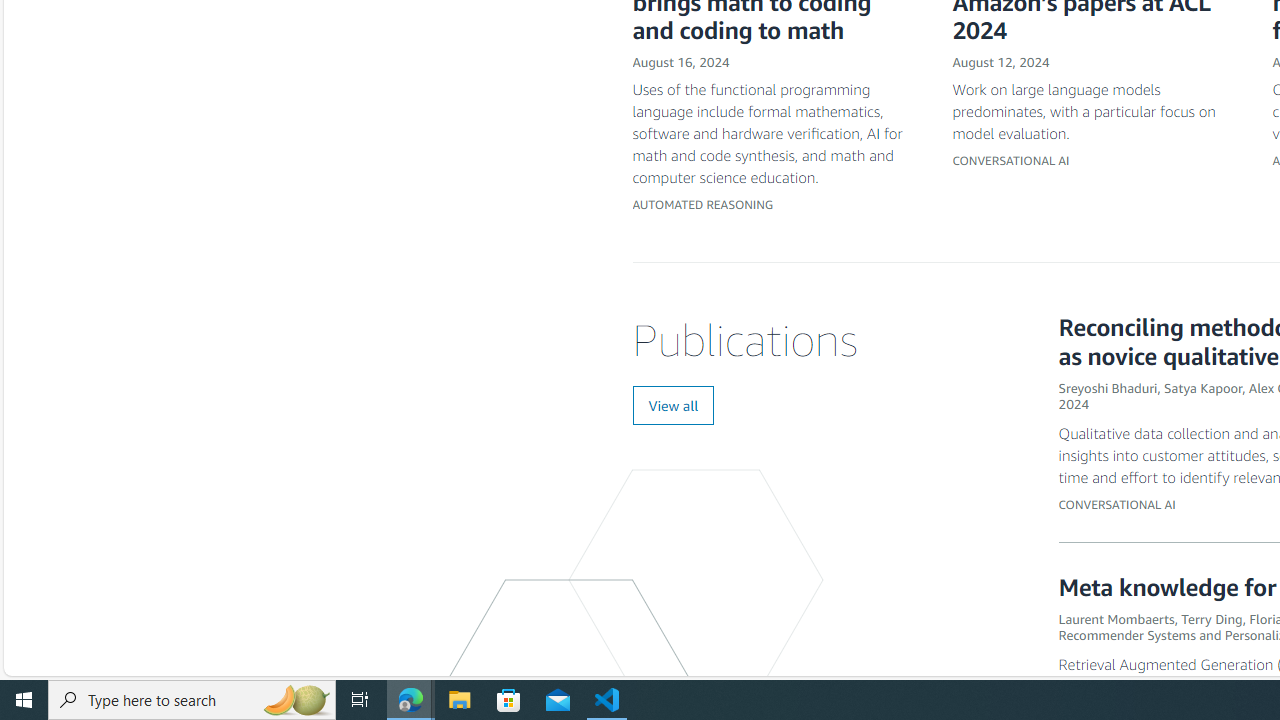  I want to click on 'Sreyoshi Bhaduri', so click(1107, 387).